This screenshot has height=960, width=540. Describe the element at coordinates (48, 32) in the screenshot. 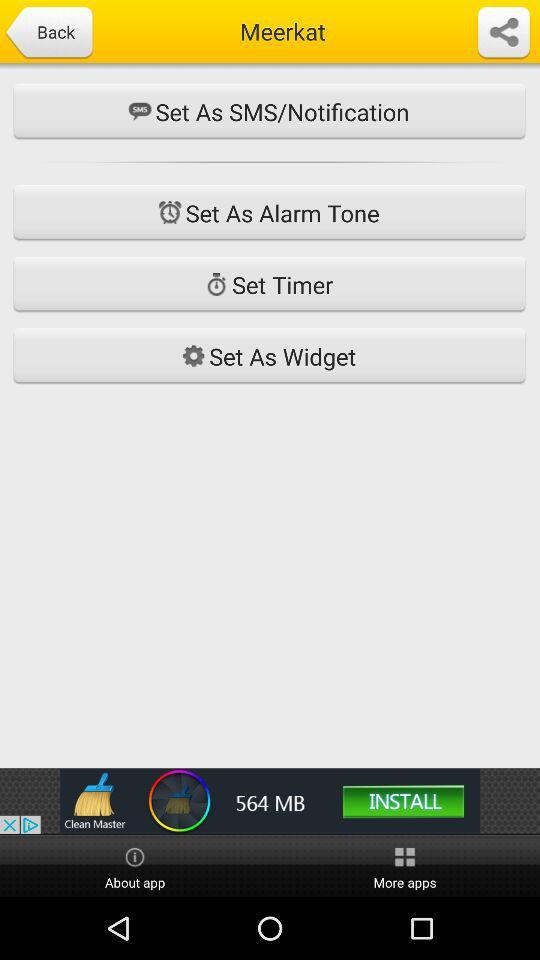

I see `back button which is at the top left corner` at that location.